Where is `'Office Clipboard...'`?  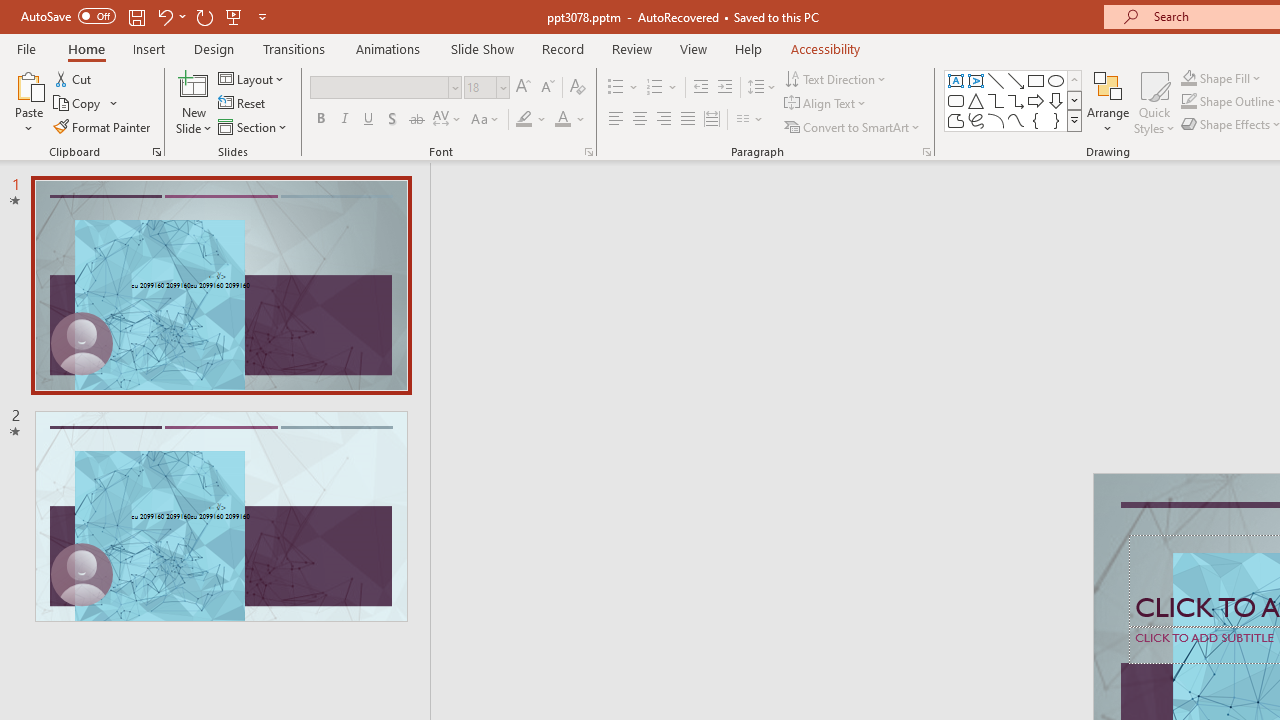
'Office Clipboard...' is located at coordinates (155, 150).